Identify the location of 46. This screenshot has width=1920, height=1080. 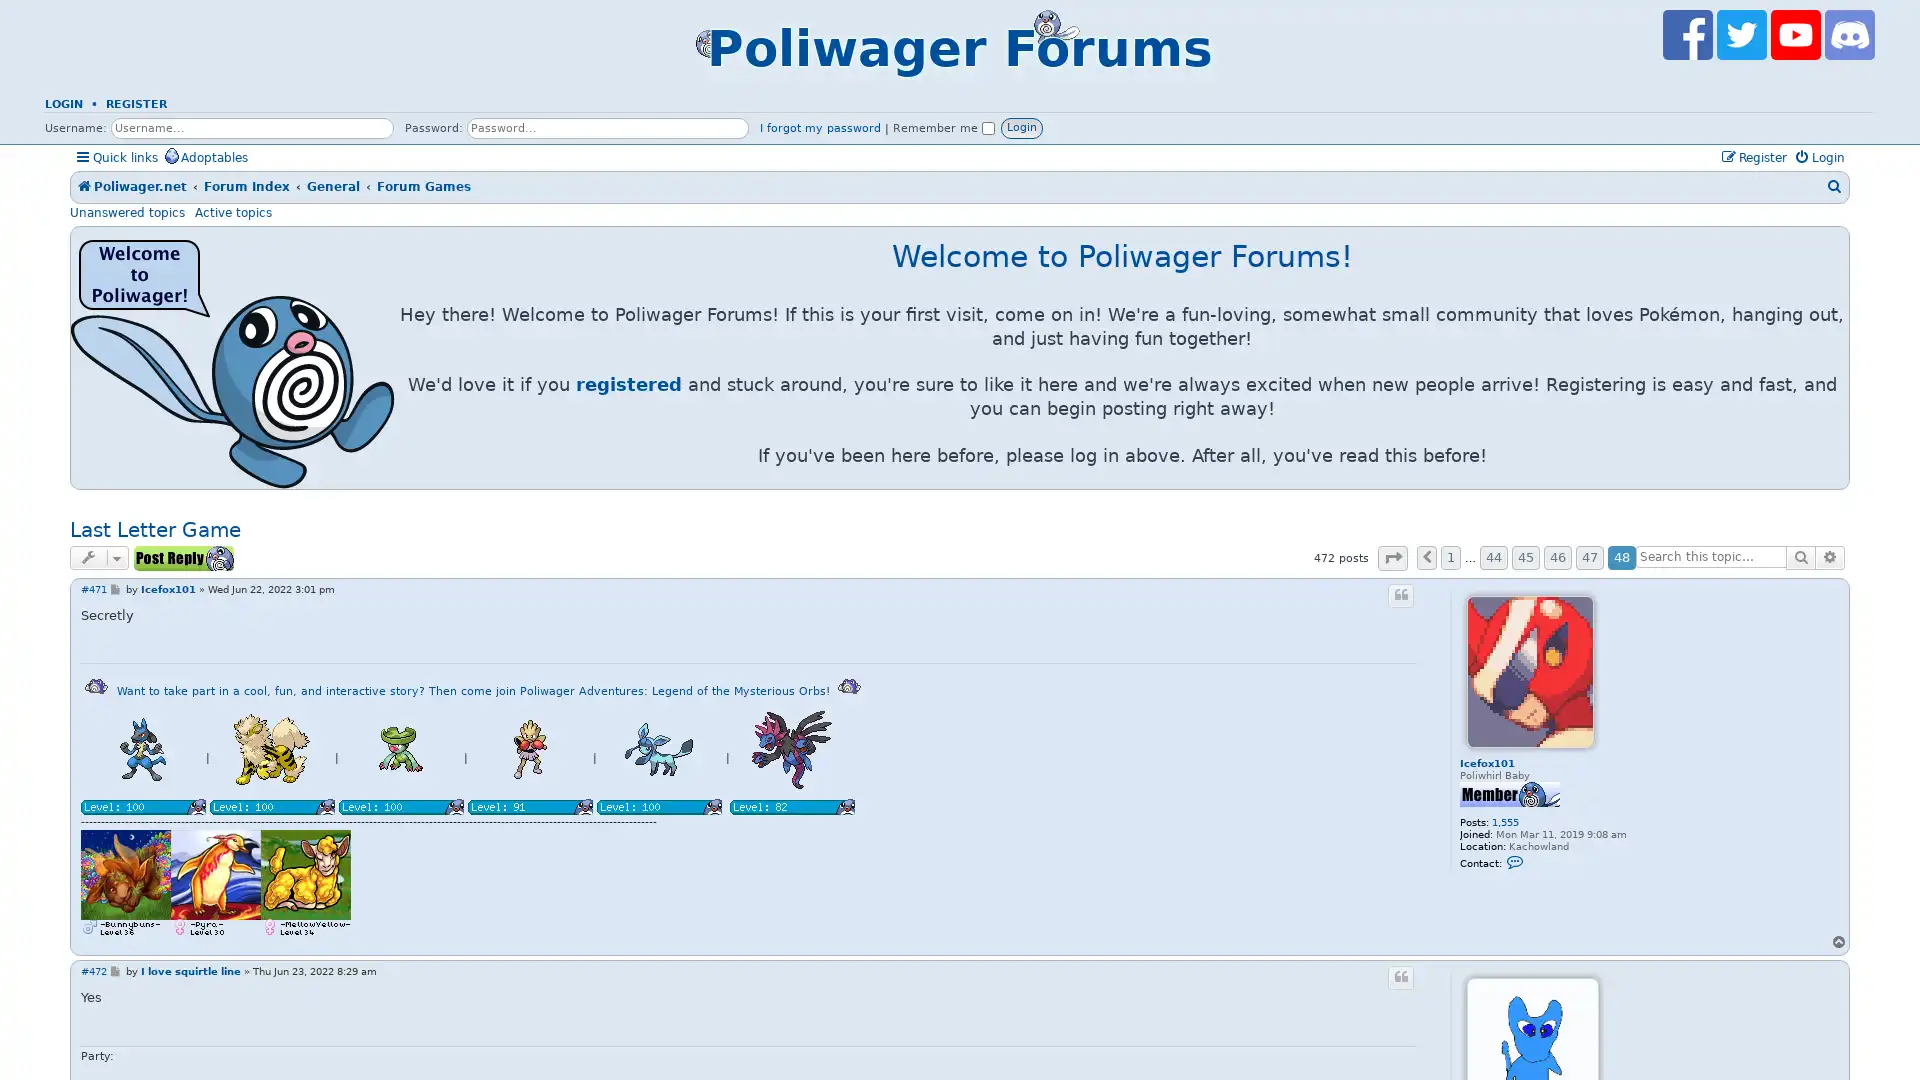
(1557, 558).